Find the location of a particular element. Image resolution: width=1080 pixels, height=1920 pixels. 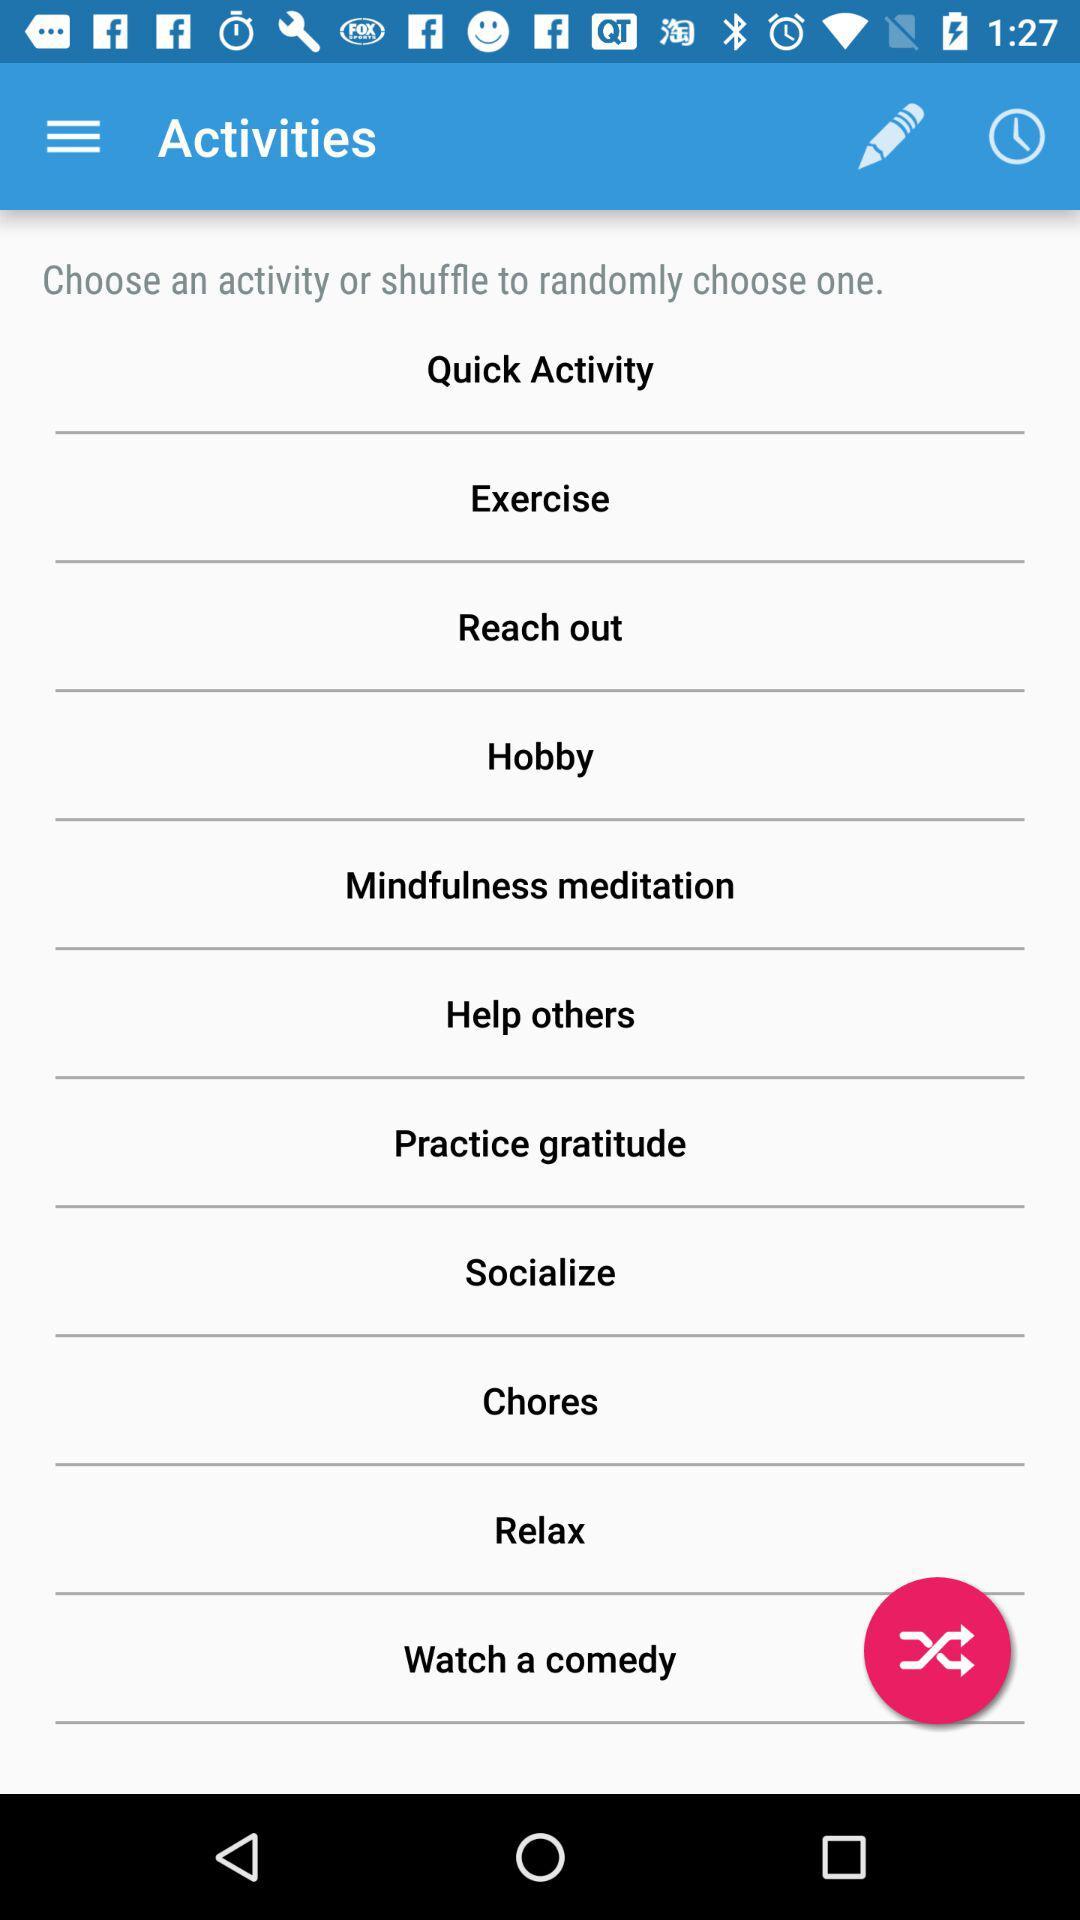

the help others is located at coordinates (540, 1013).